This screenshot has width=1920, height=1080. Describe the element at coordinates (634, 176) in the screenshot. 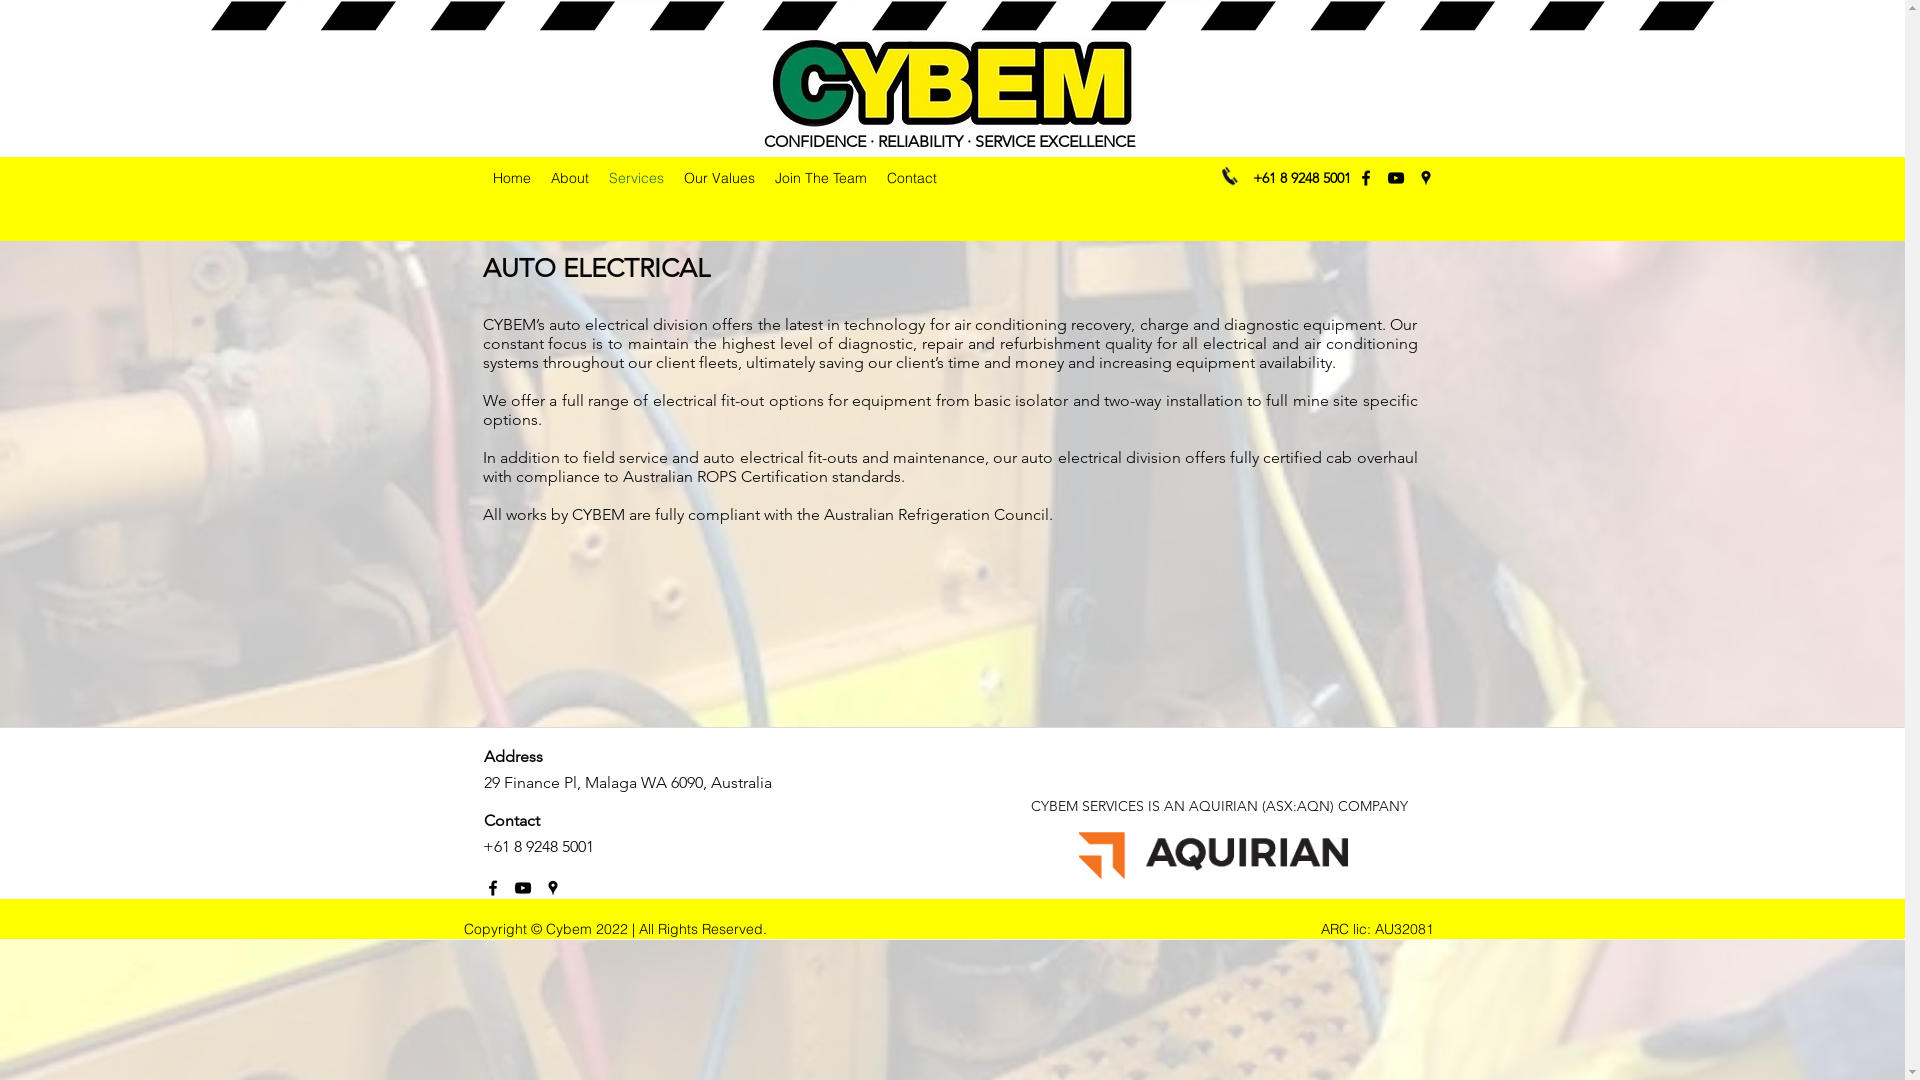

I see `'Services'` at that location.